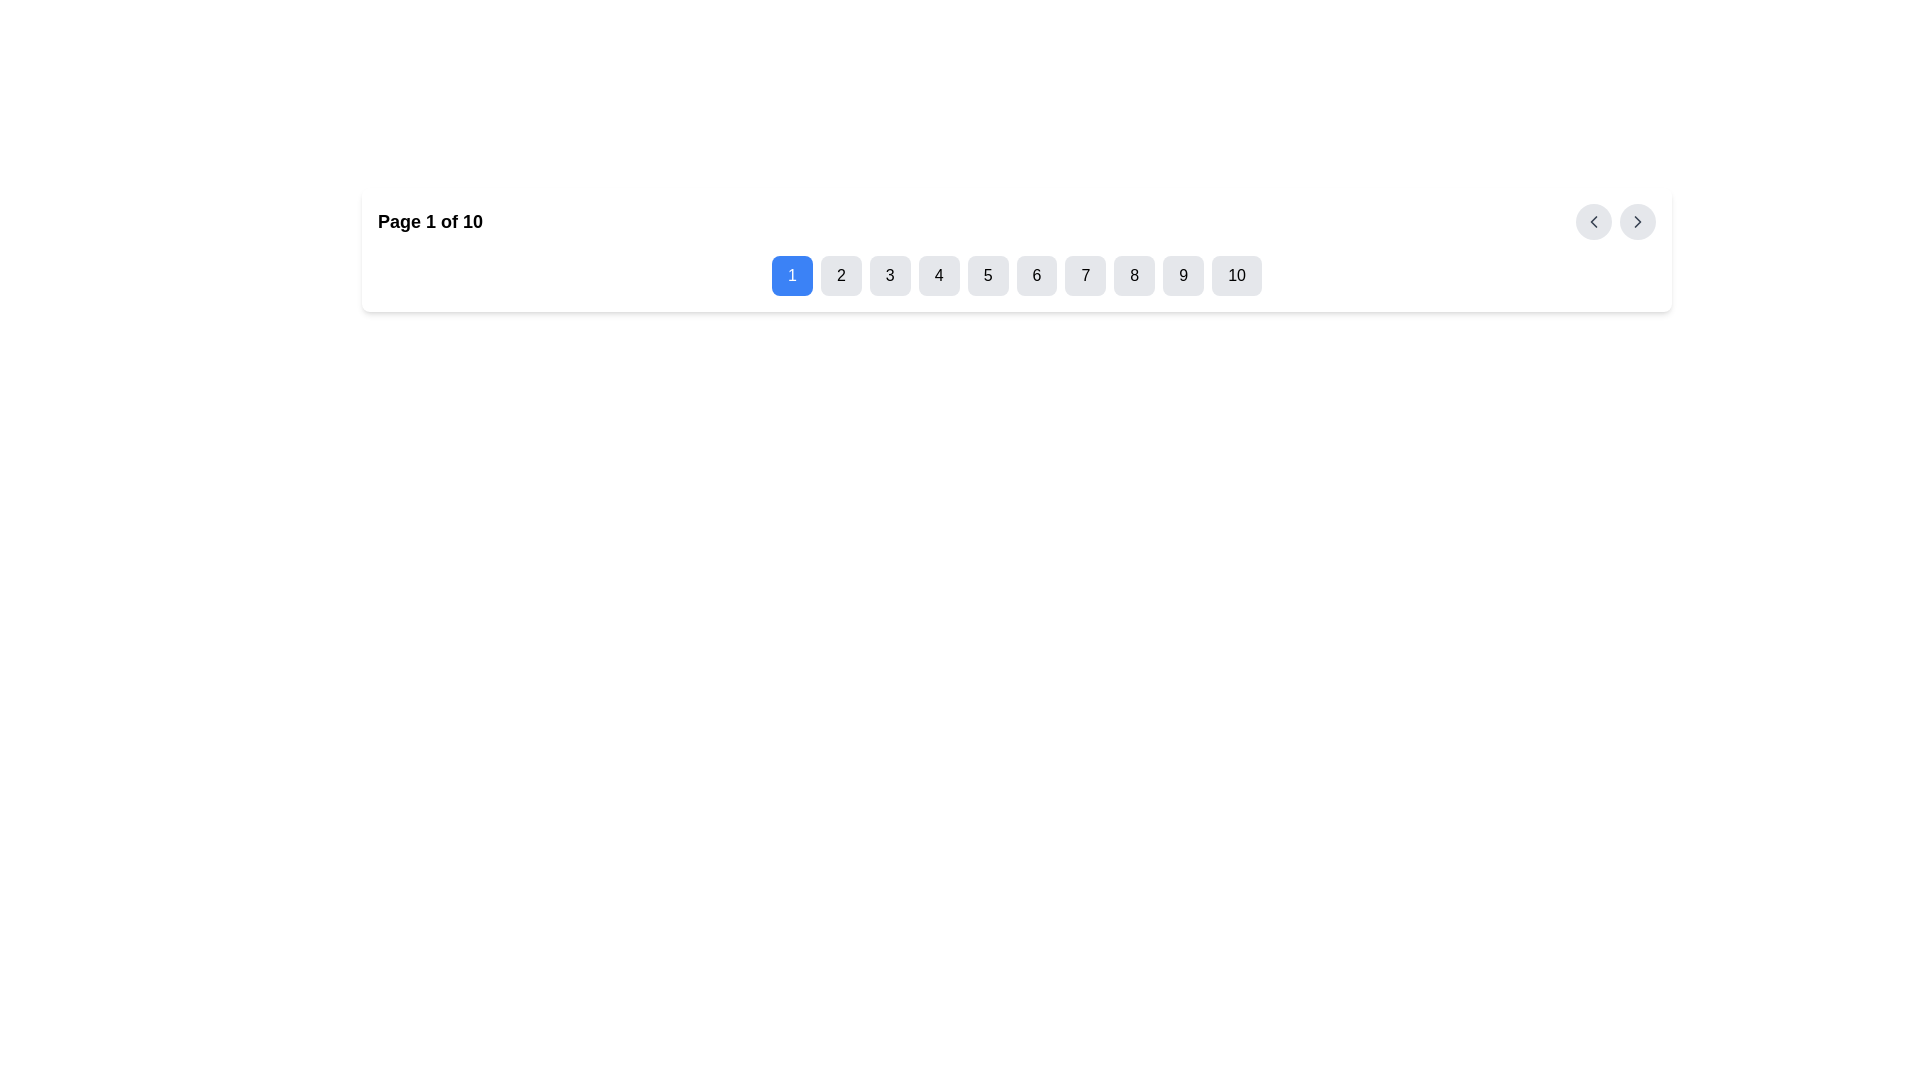  Describe the element at coordinates (1592, 222) in the screenshot. I see `the circular button with a light gray background and a left-facing chevron icon` at that location.